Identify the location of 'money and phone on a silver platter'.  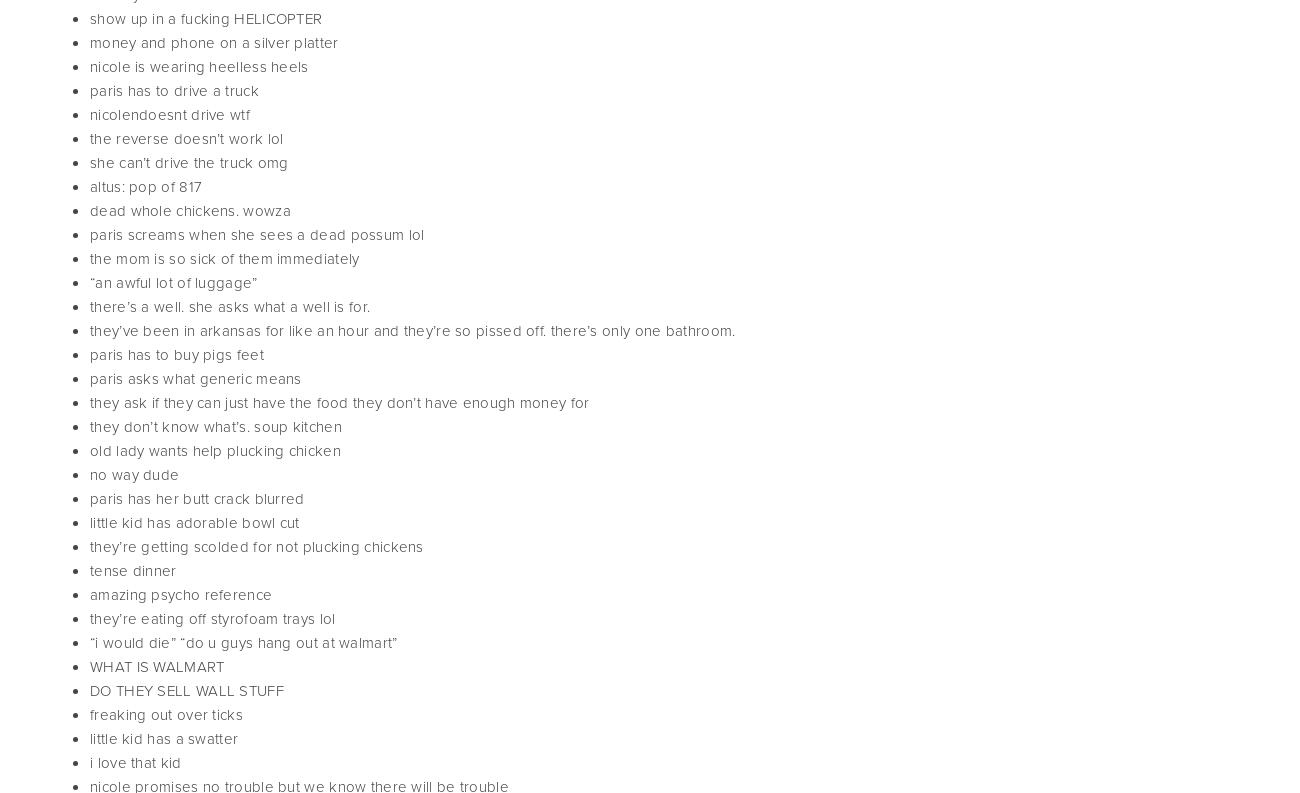
(213, 41).